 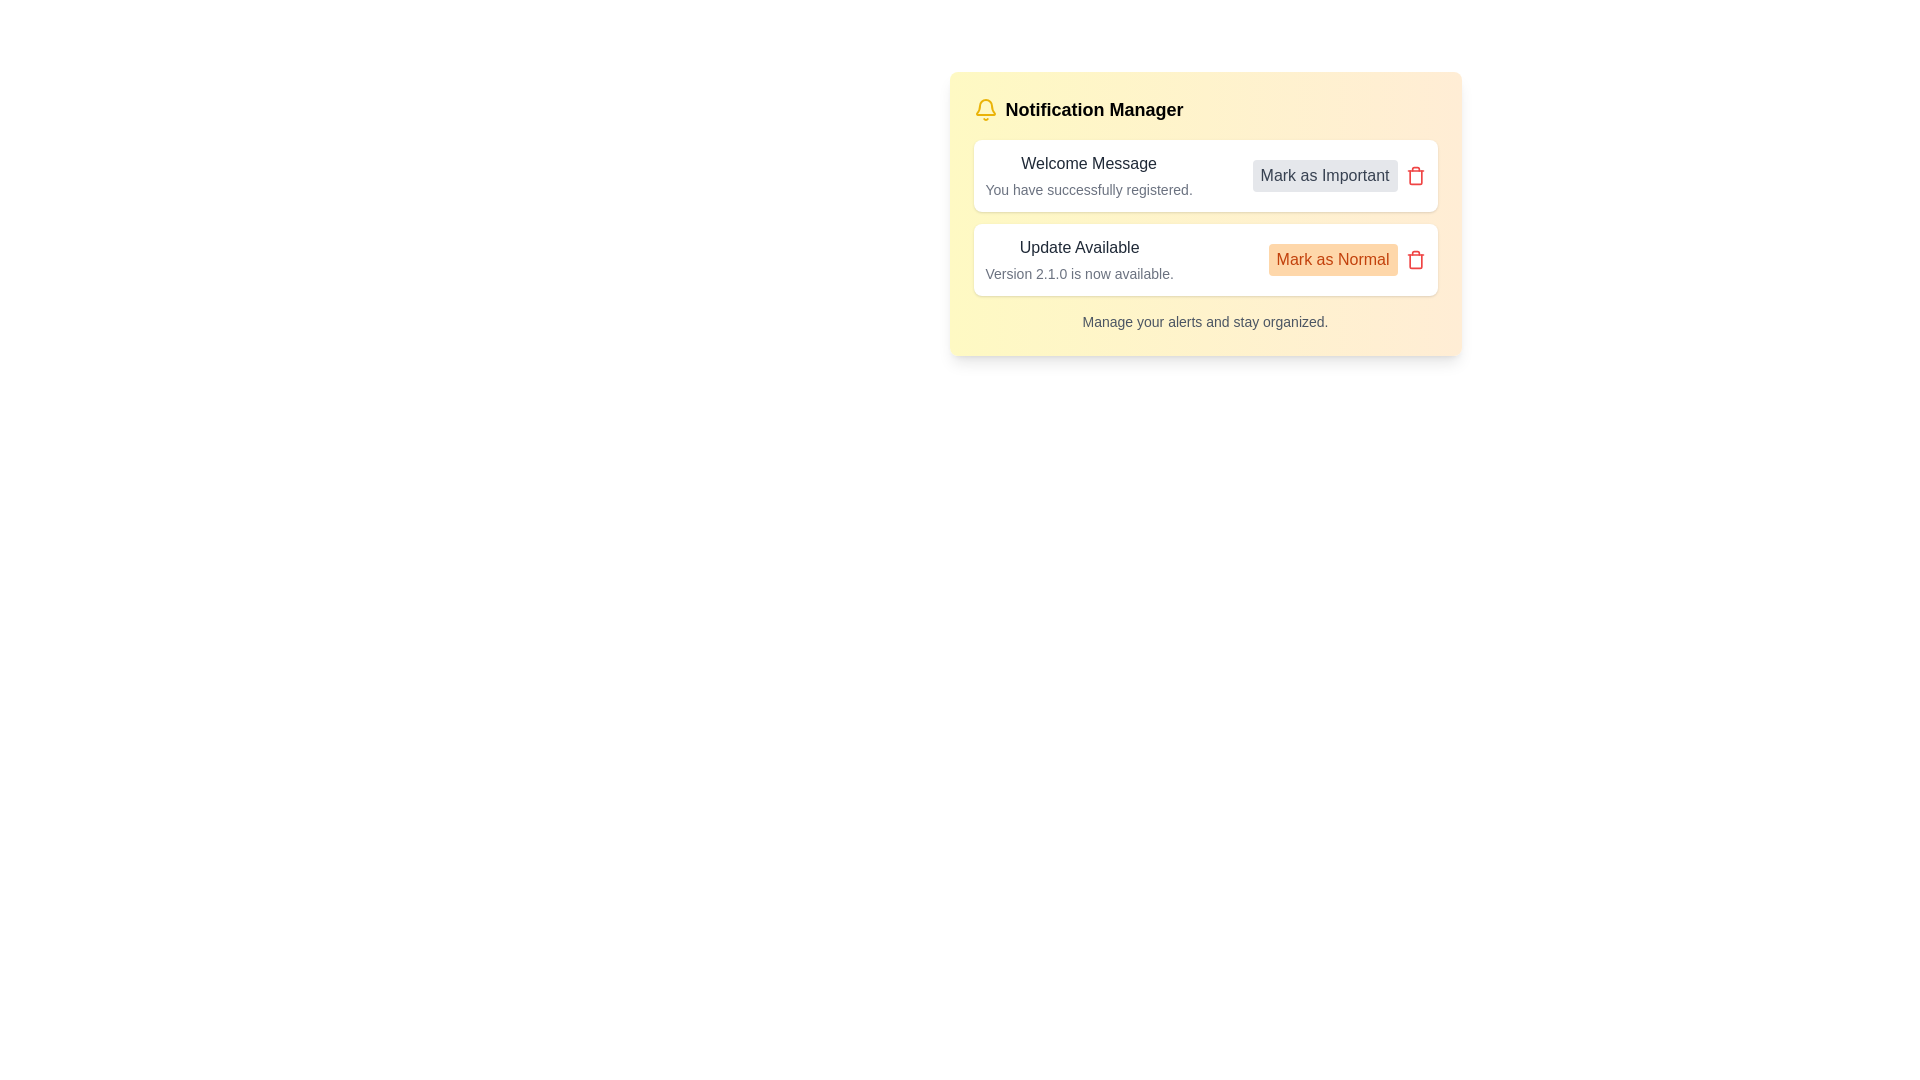 What do you see at coordinates (1088, 163) in the screenshot?
I see `the text label located within the 'Notification Manager' box that describes the context of the notification below it` at bounding box center [1088, 163].